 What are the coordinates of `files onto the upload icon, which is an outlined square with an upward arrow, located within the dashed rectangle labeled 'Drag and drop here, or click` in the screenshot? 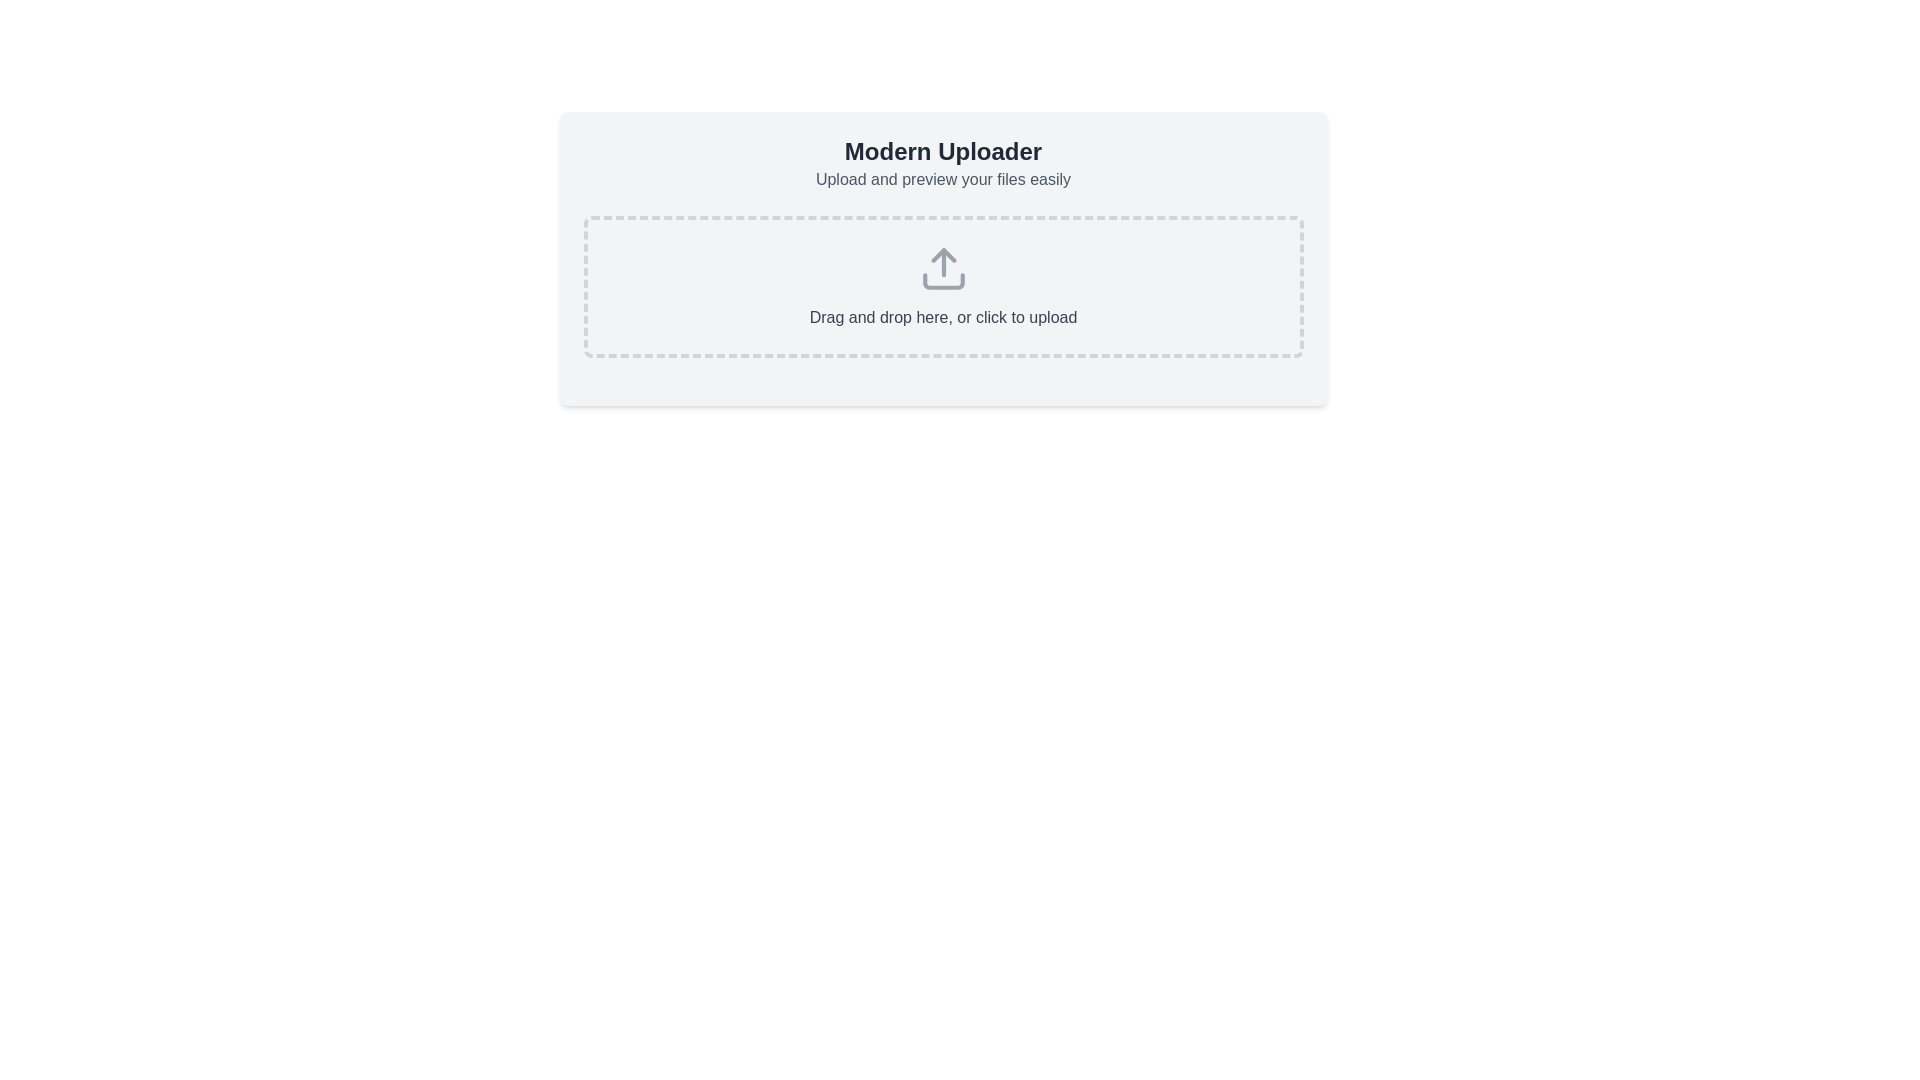 It's located at (942, 268).